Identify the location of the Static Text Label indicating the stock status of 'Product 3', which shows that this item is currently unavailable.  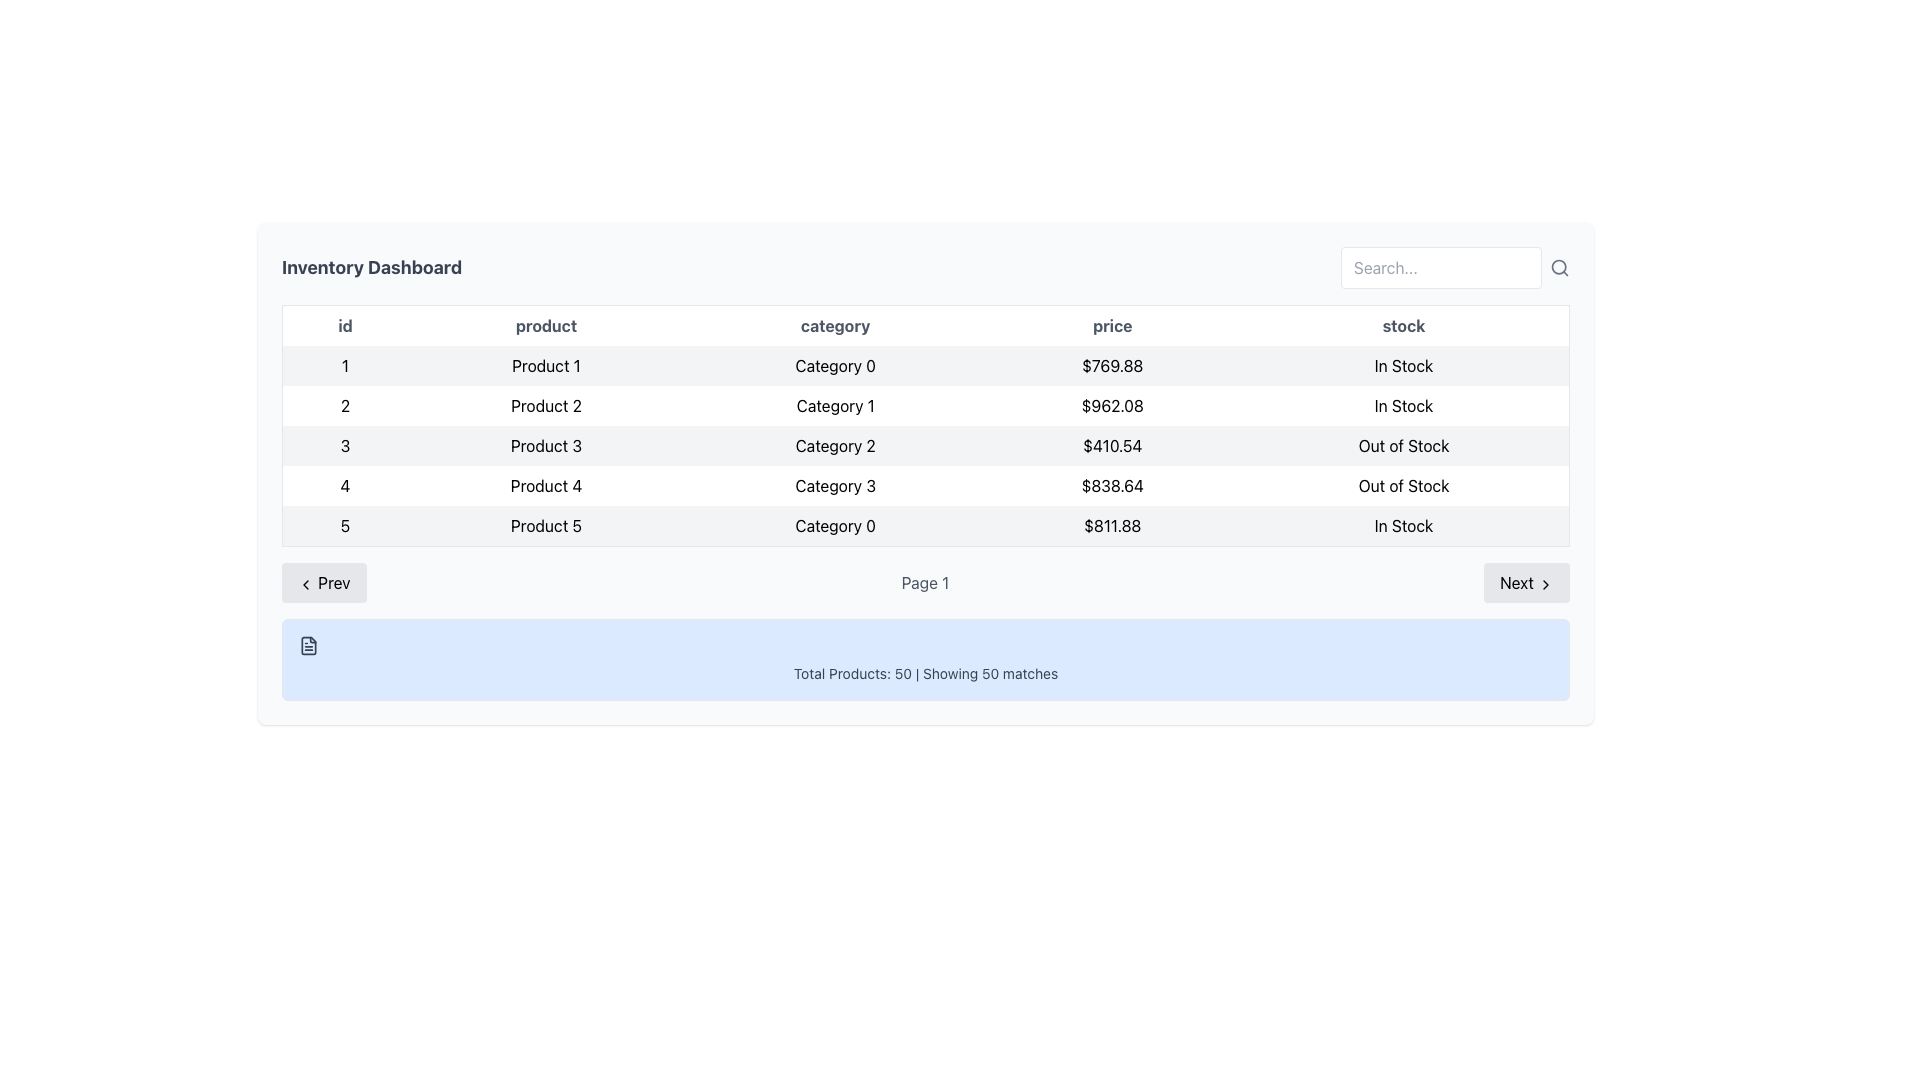
(1403, 445).